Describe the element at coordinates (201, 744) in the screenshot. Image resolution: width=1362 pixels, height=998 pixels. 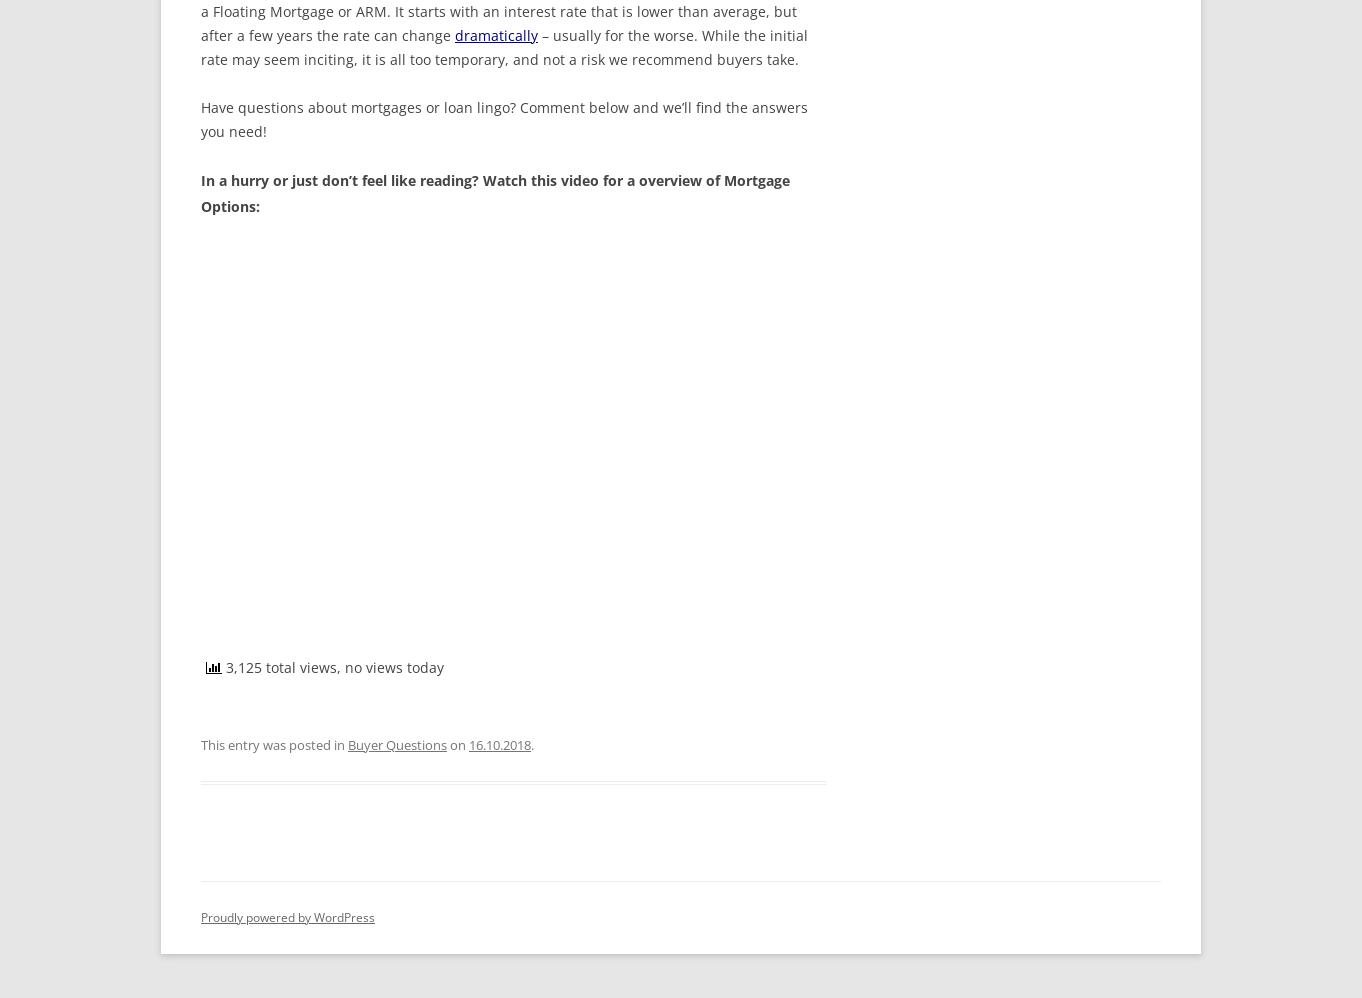
I see `'This entry was posted in'` at that location.